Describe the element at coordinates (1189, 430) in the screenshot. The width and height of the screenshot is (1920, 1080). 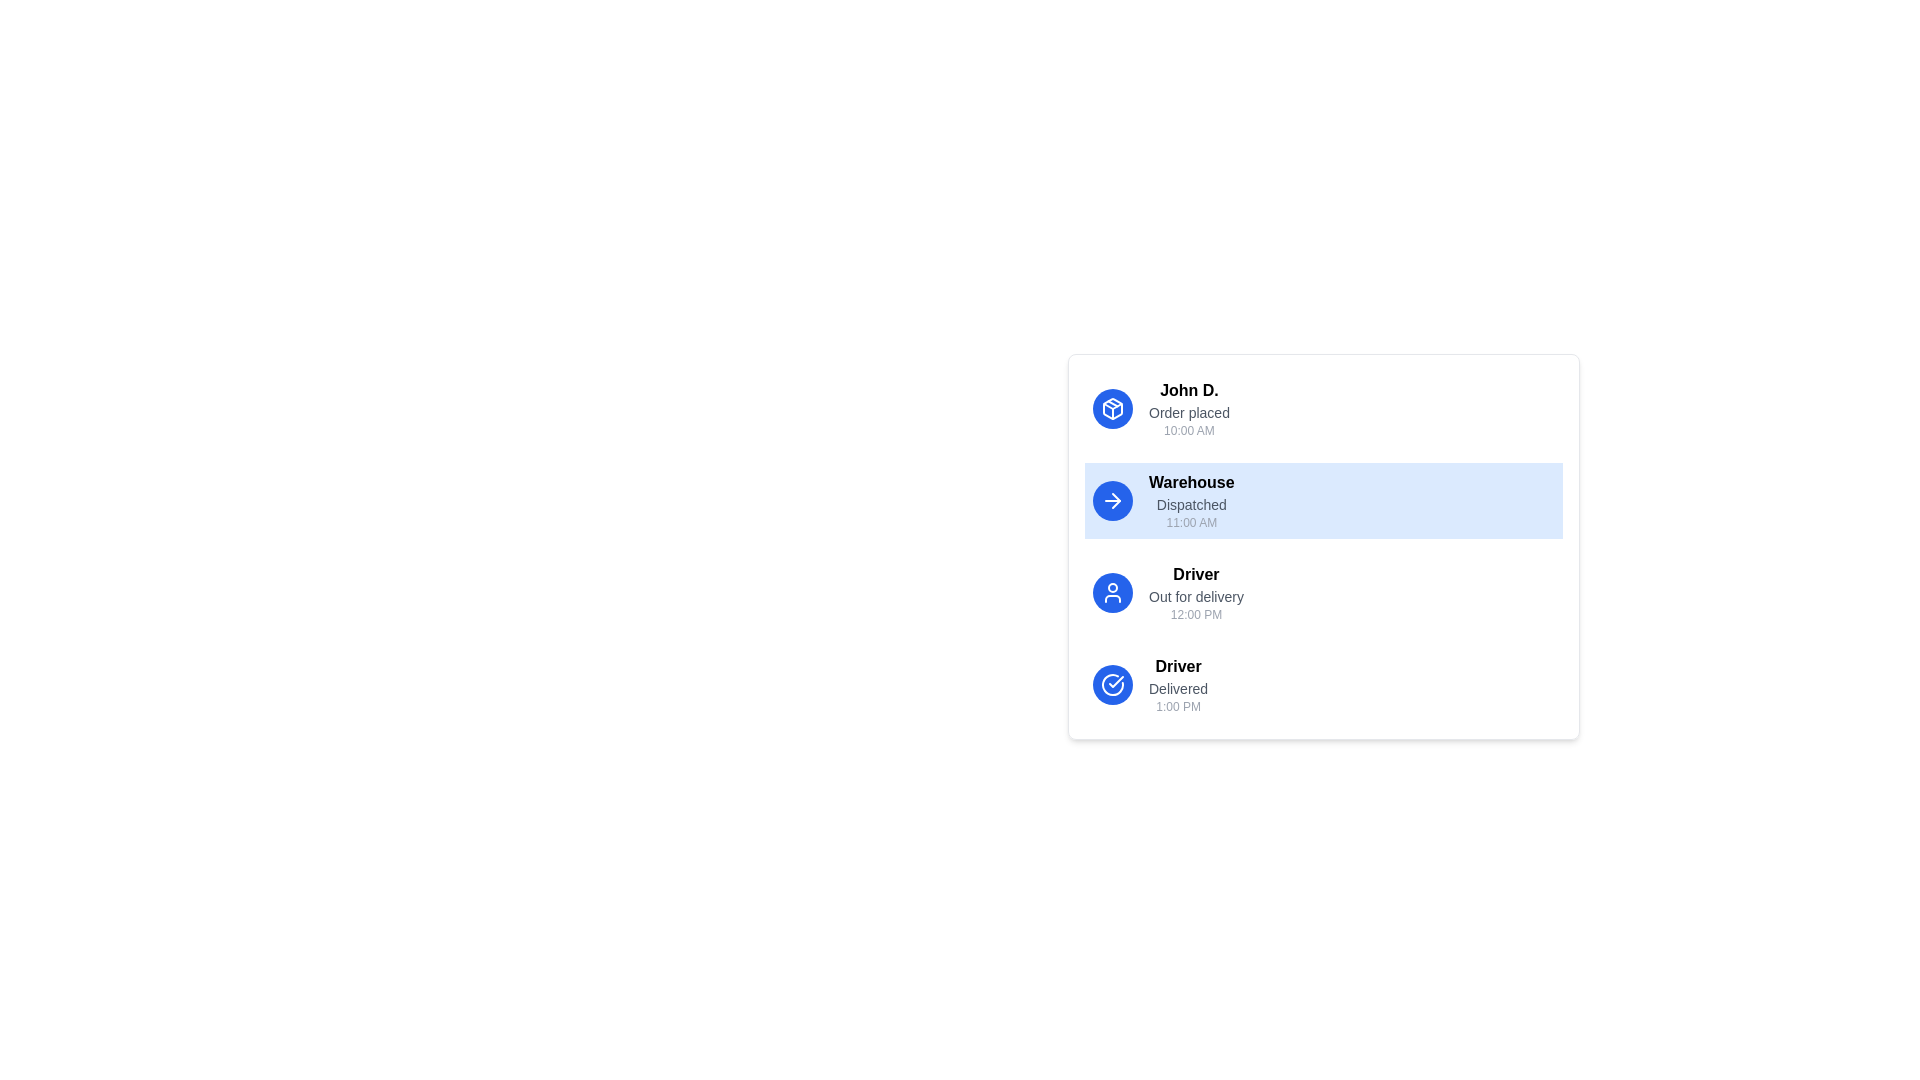
I see `the text label displaying '10:00 AM' in light gray, located at the bottom of the grouped section with 'John D.' and 'Order placed' above it` at that location.